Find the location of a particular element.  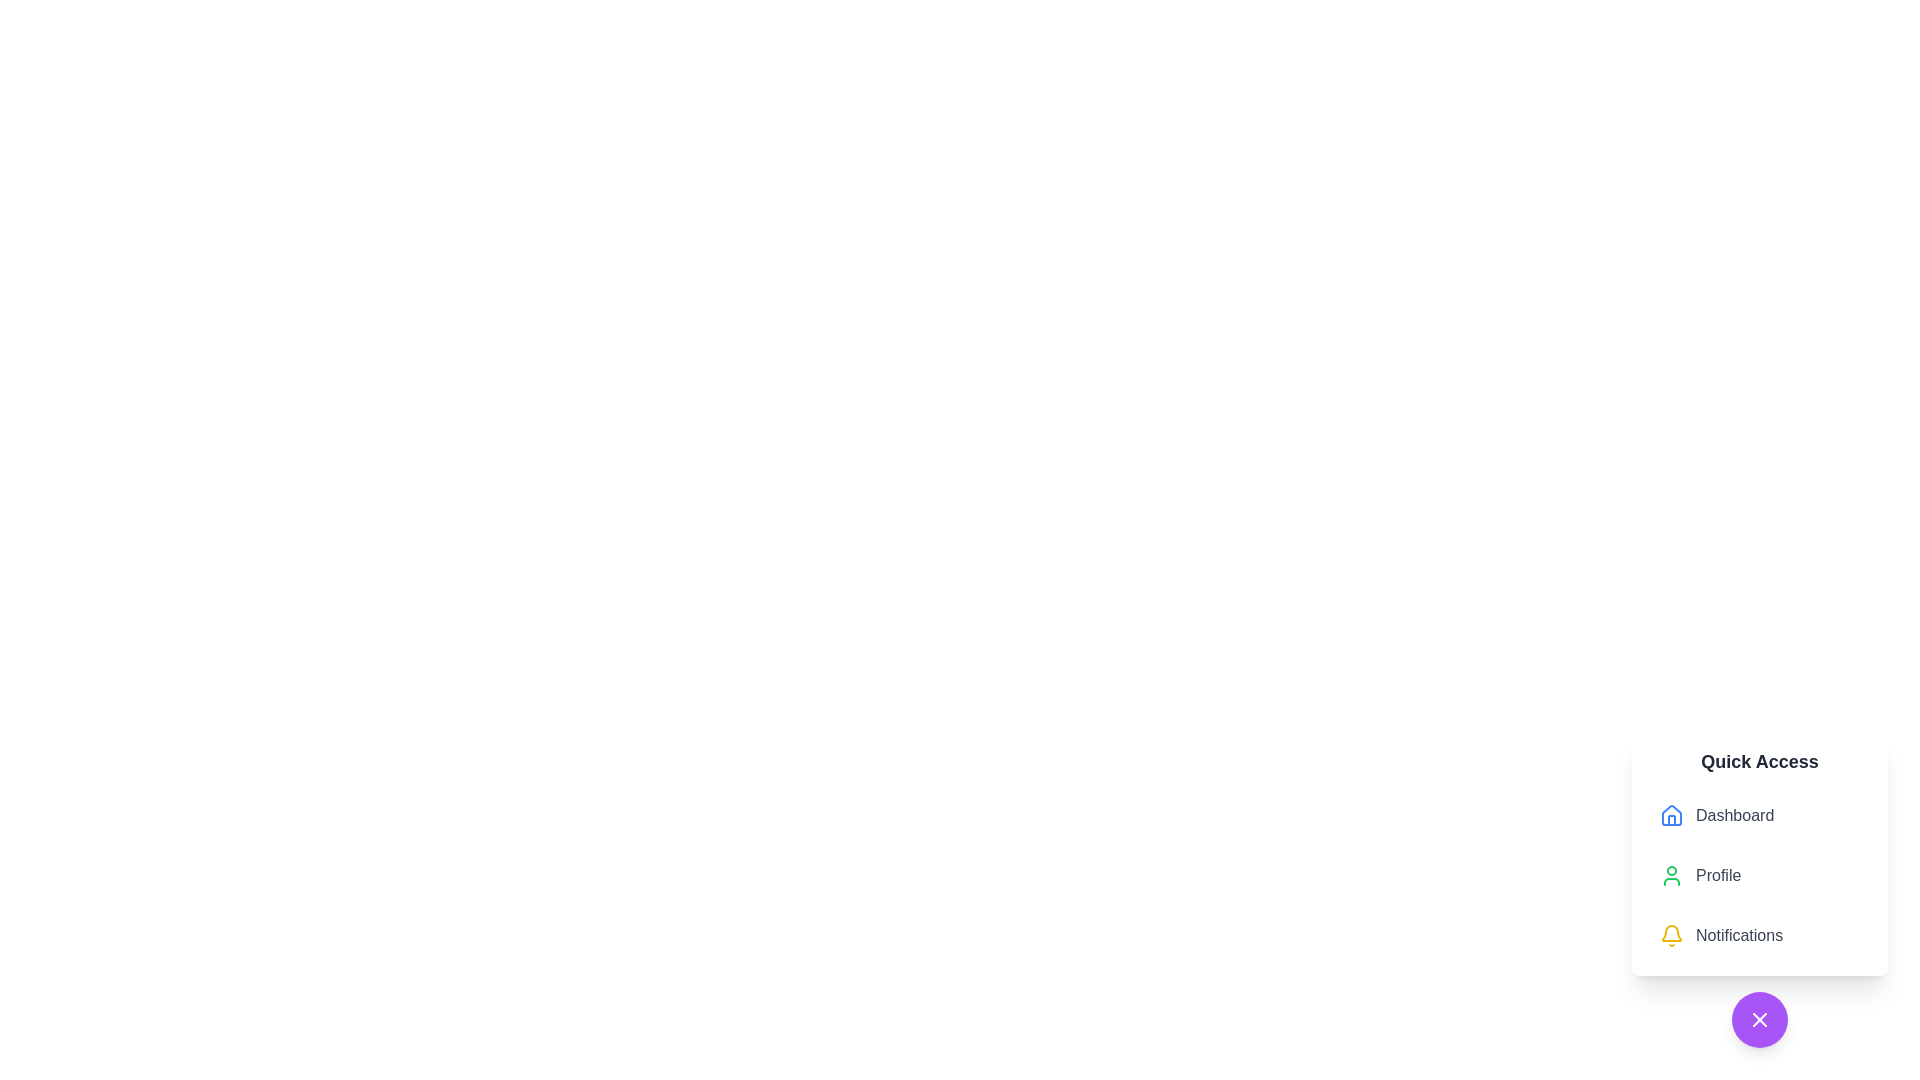

the static text label displaying 'Notifications', which is part of a vertical list of menu items under 'Quick Access' is located at coordinates (1738, 936).